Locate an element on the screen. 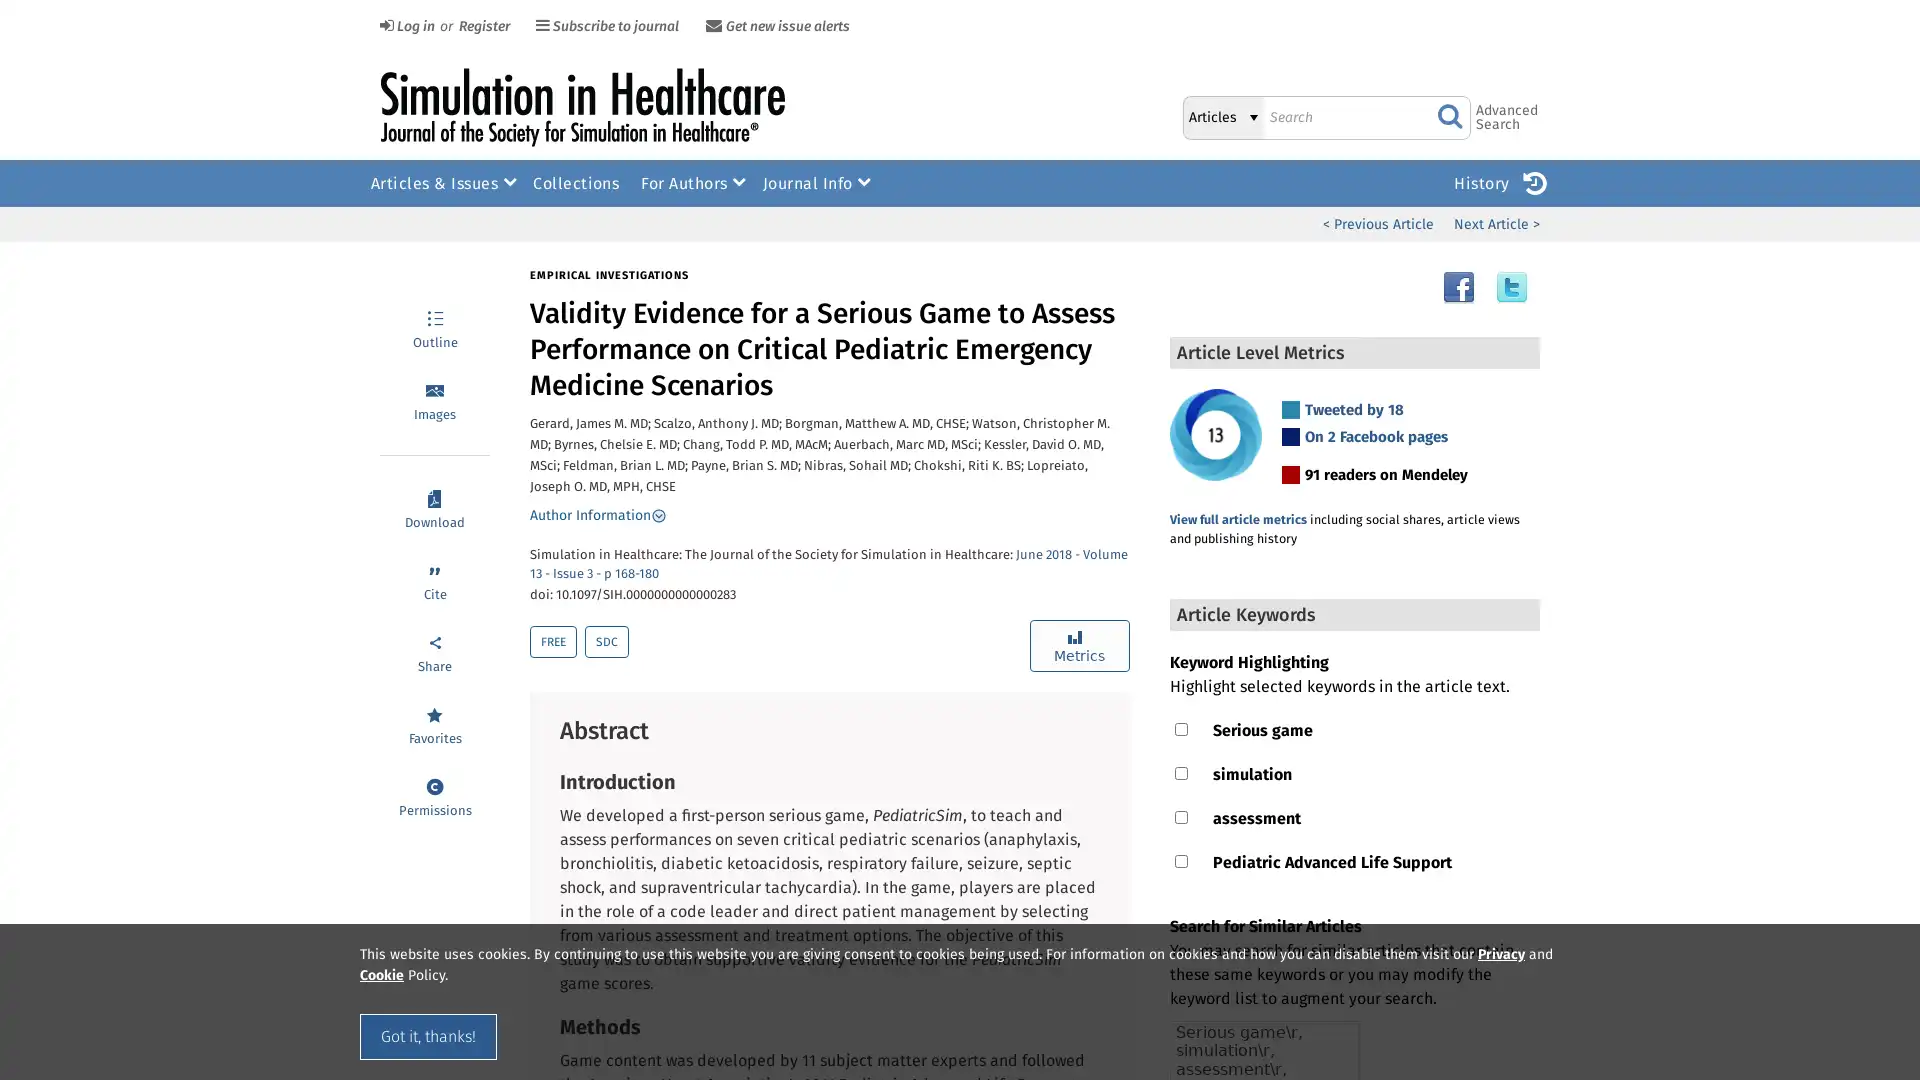 The height and width of the screenshot is (1080, 1920). Metrics is located at coordinates (1078, 645).